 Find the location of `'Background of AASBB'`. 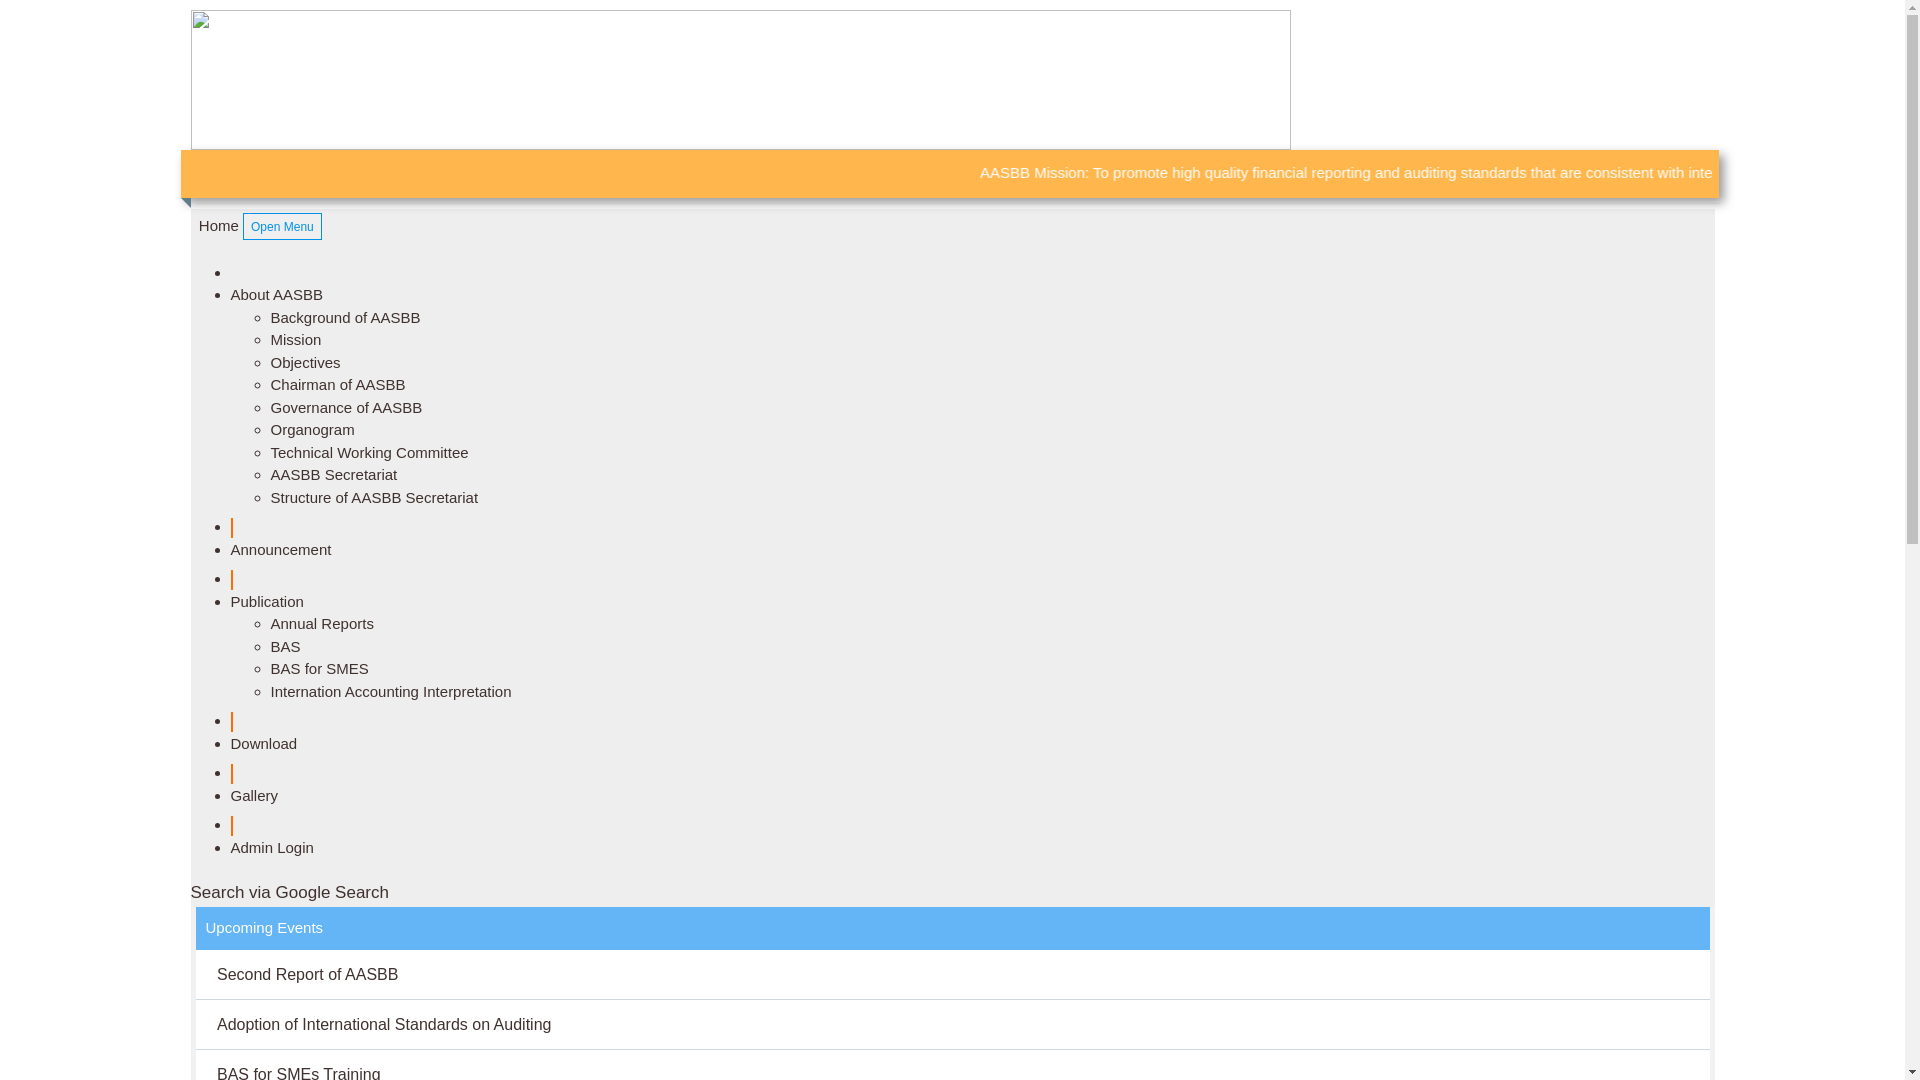

'Background of AASBB' is located at coordinates (268, 315).